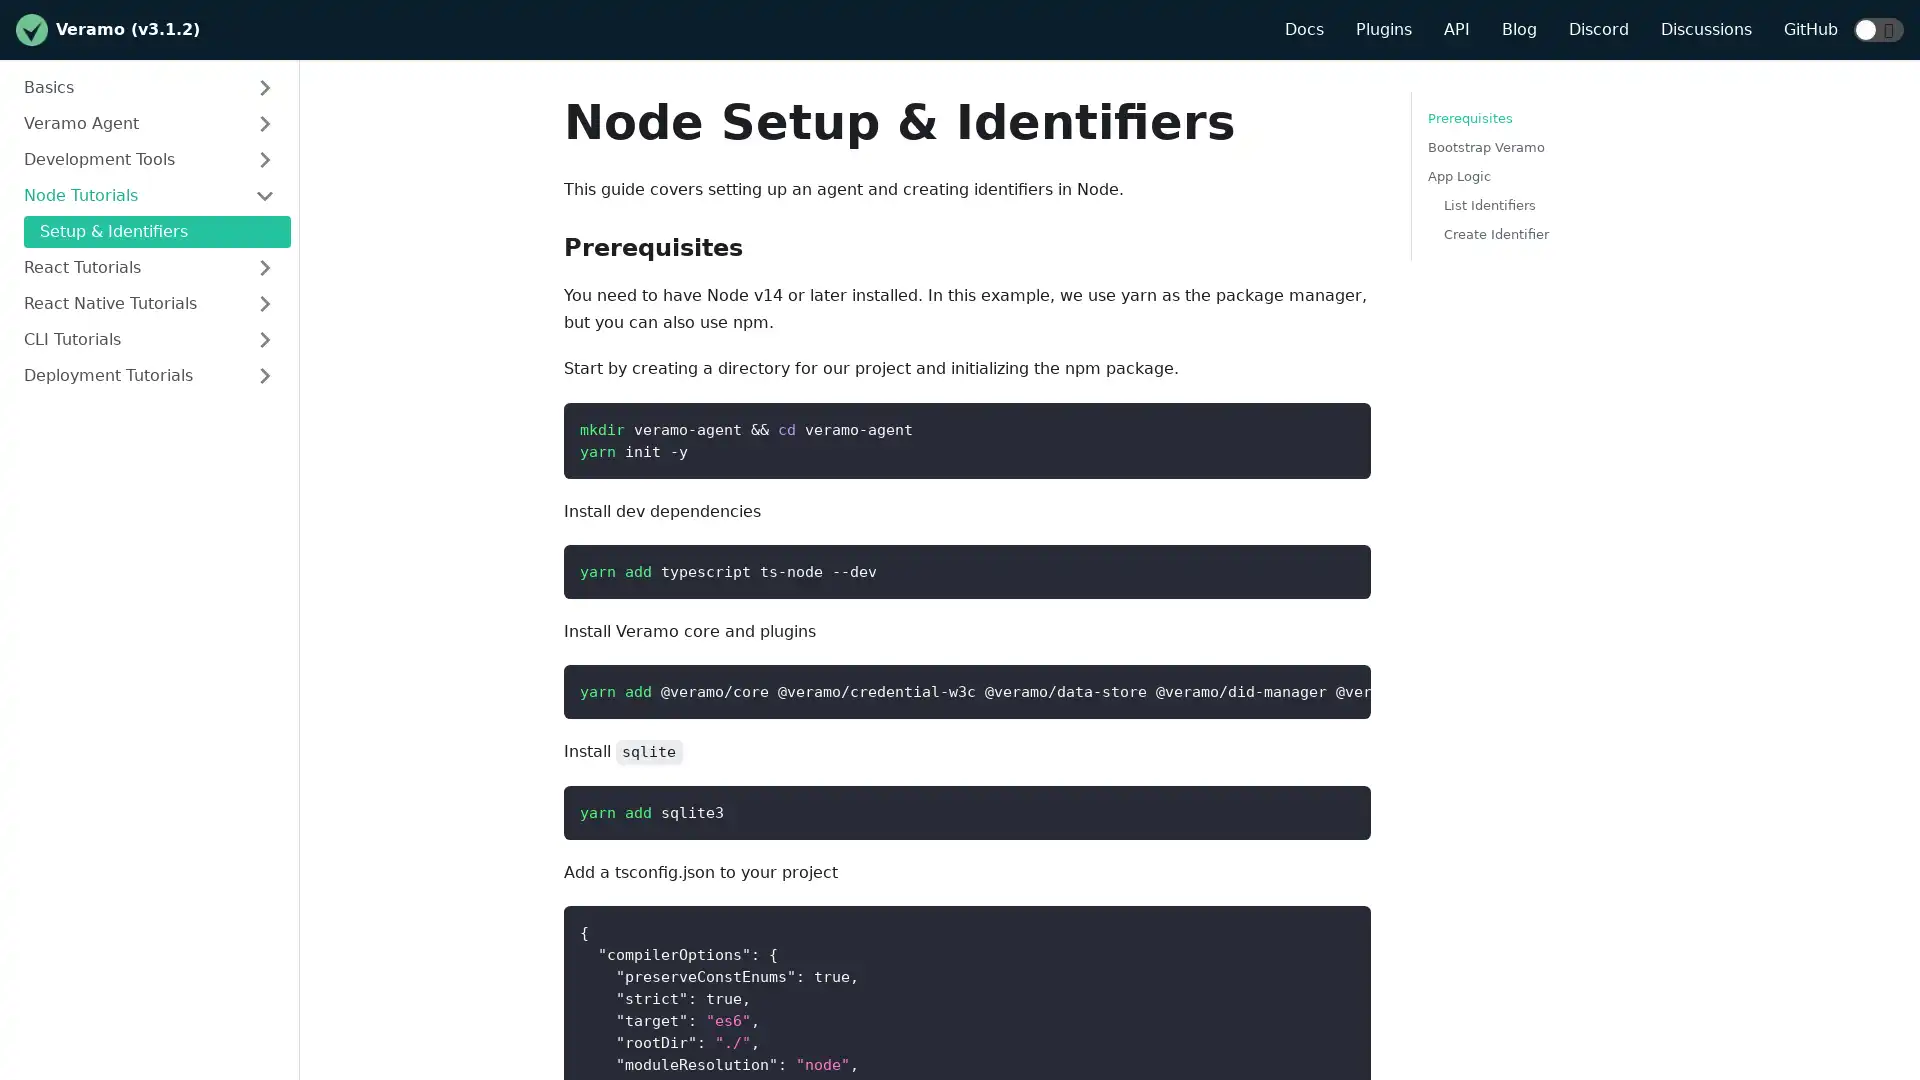 This screenshot has width=1920, height=1080. Describe the element at coordinates (1338, 566) in the screenshot. I see `Copy code to clipboard` at that location.